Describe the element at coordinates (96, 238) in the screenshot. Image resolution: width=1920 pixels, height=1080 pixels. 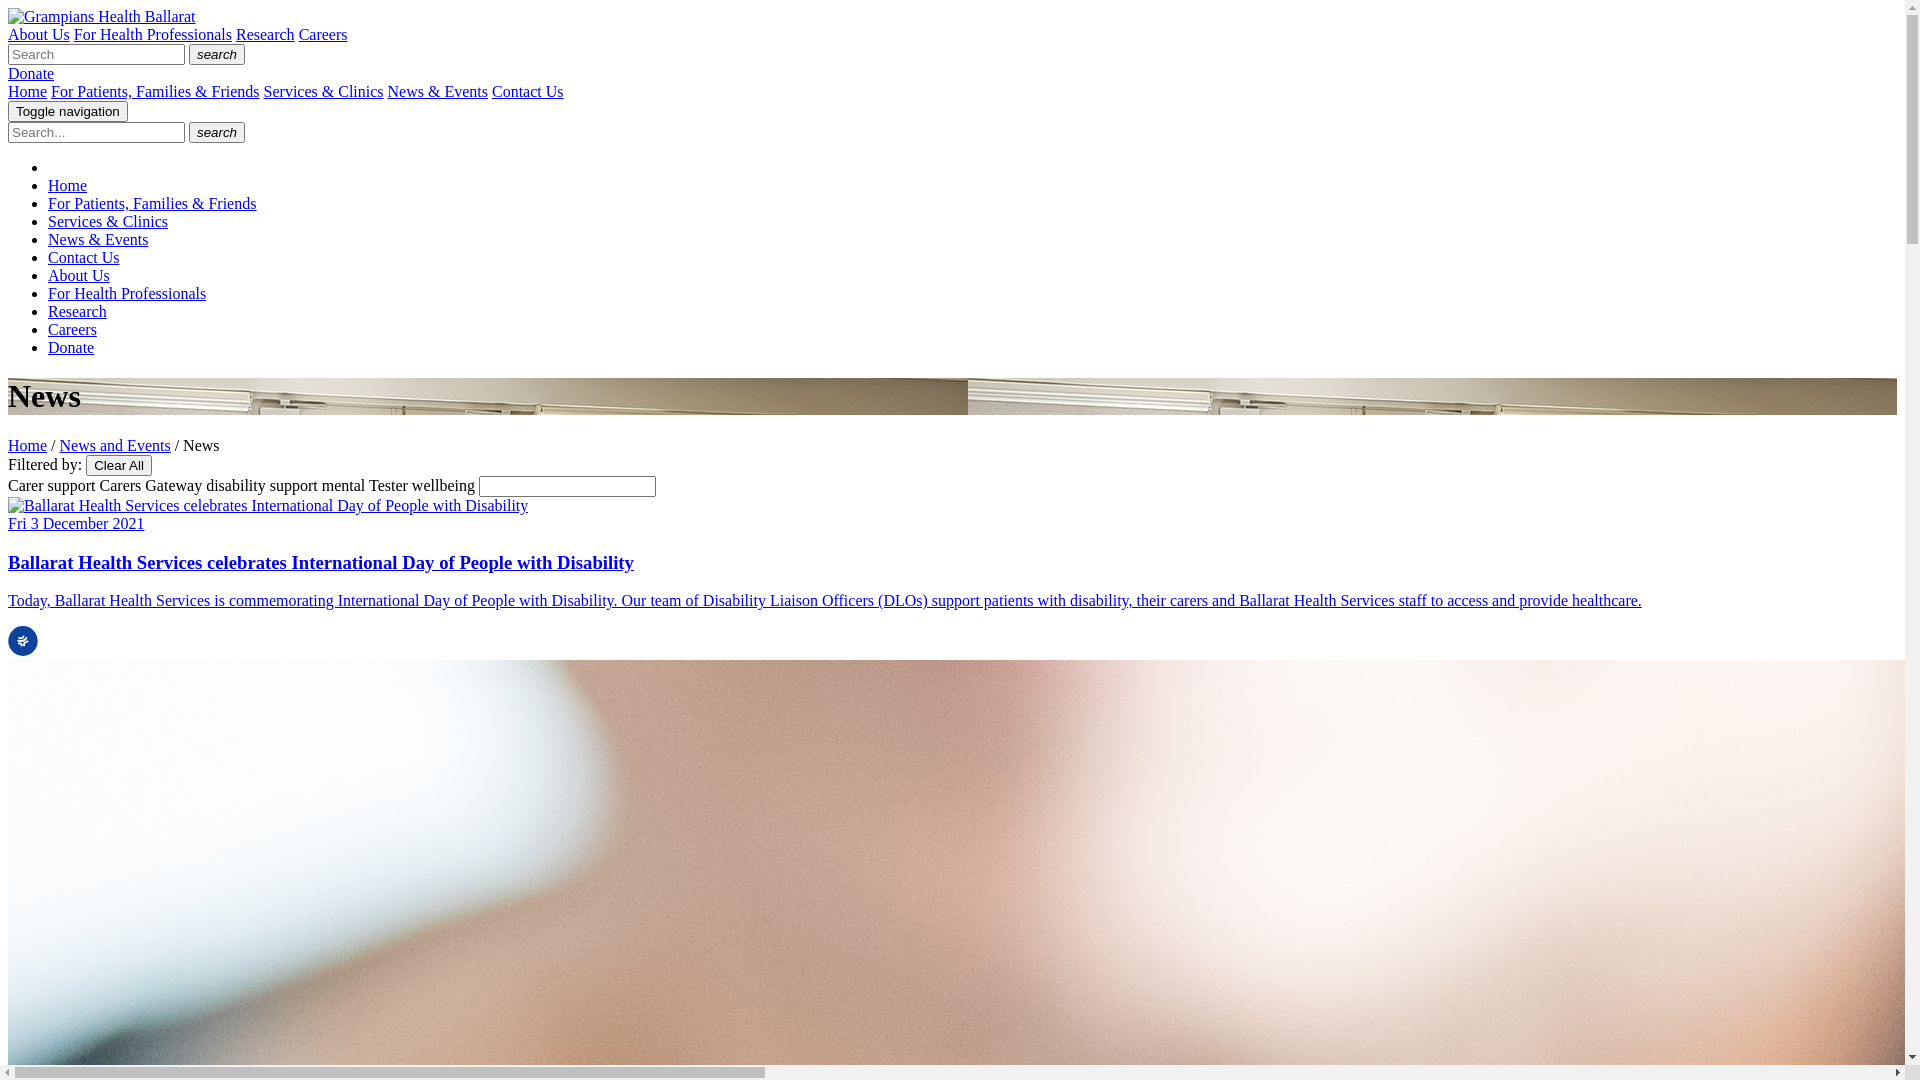
I see `'News & Events'` at that location.